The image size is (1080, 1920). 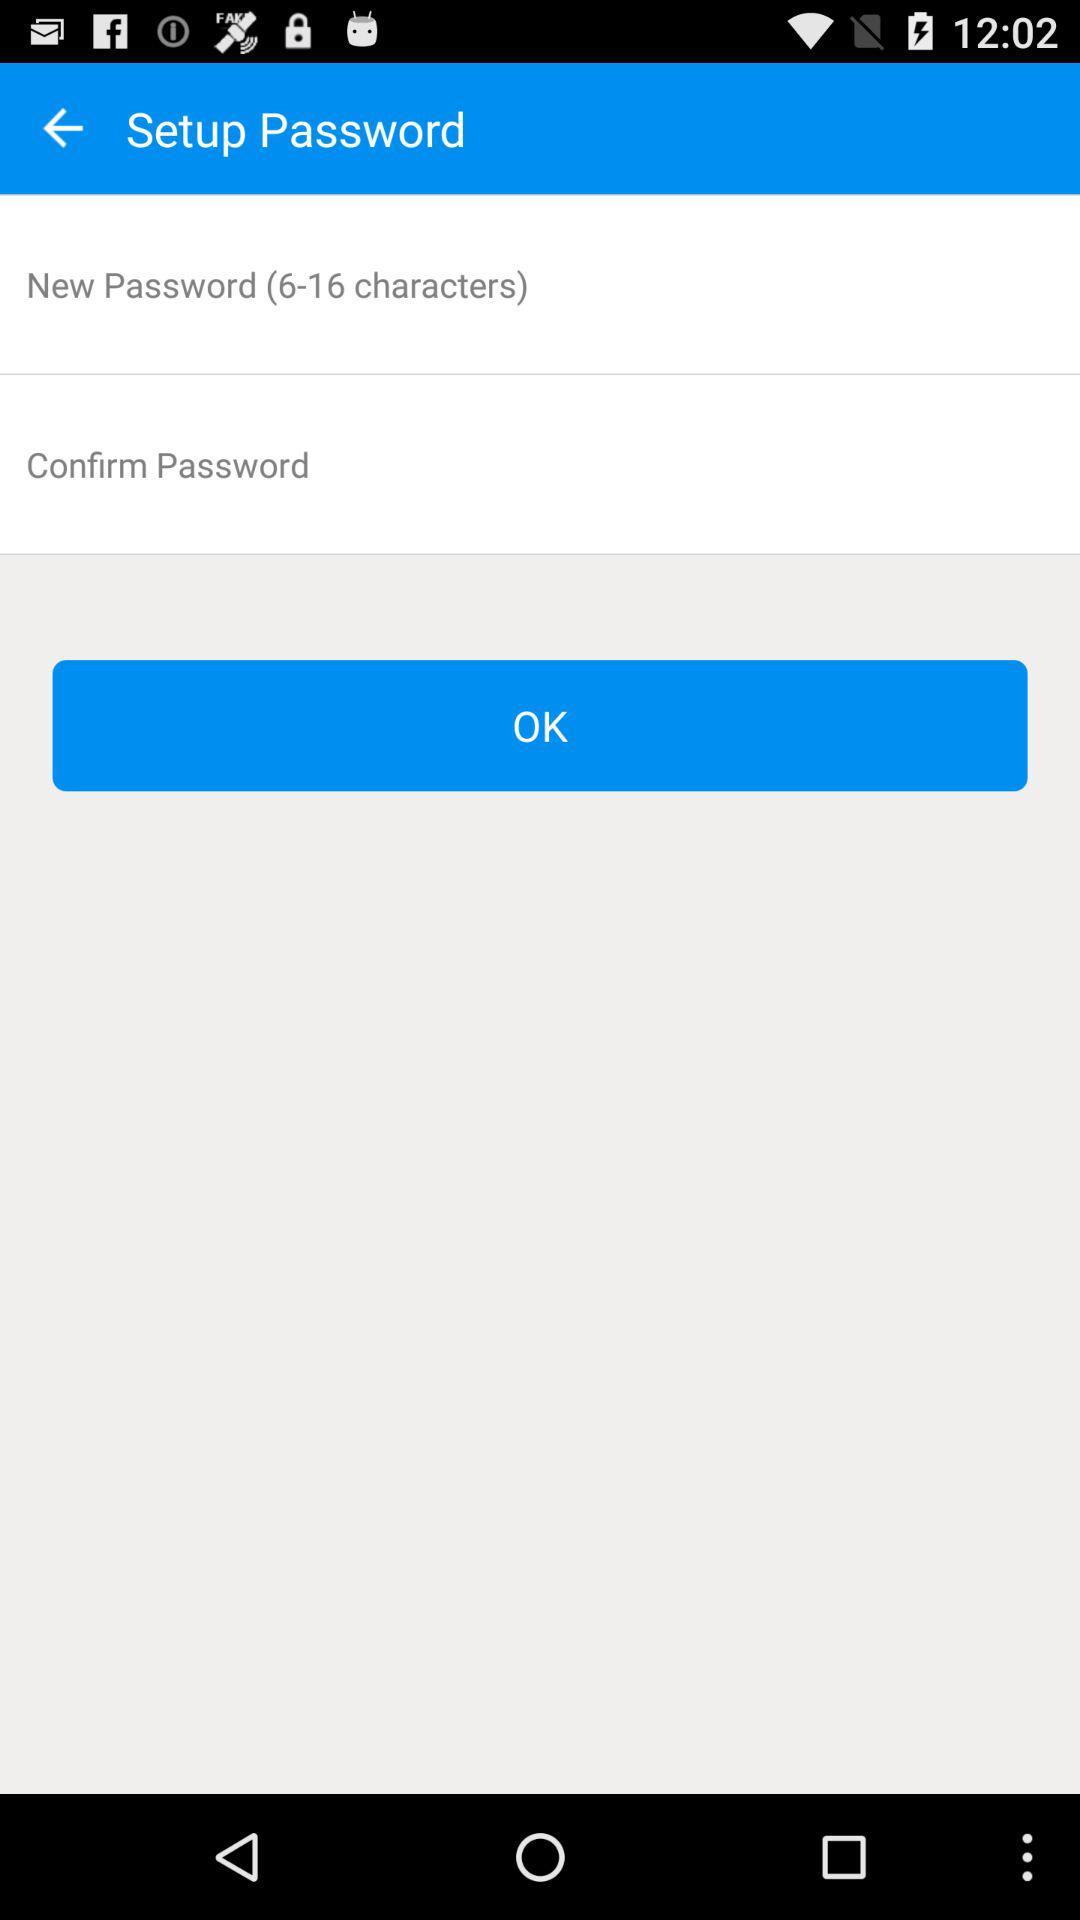 I want to click on the ok at the center, so click(x=540, y=724).